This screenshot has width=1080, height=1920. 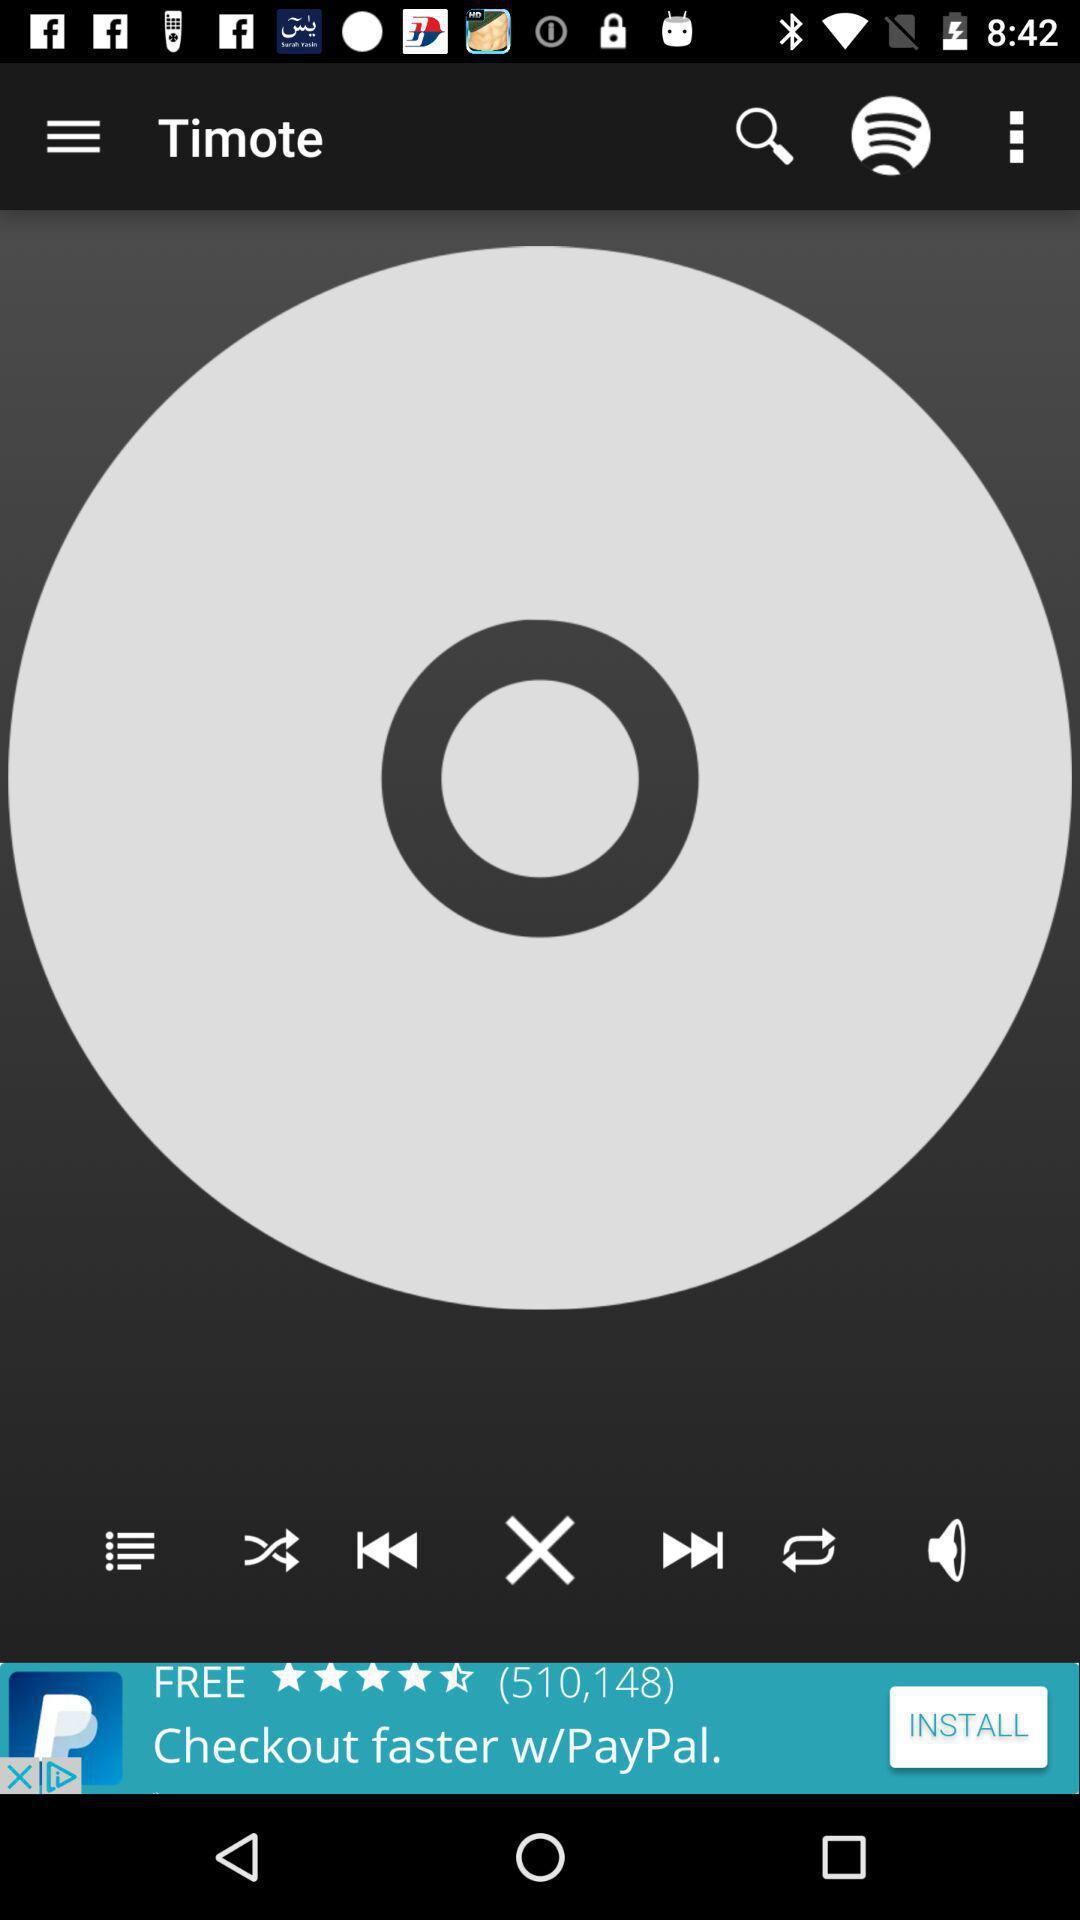 I want to click on the close icon, so click(x=271, y=1549).